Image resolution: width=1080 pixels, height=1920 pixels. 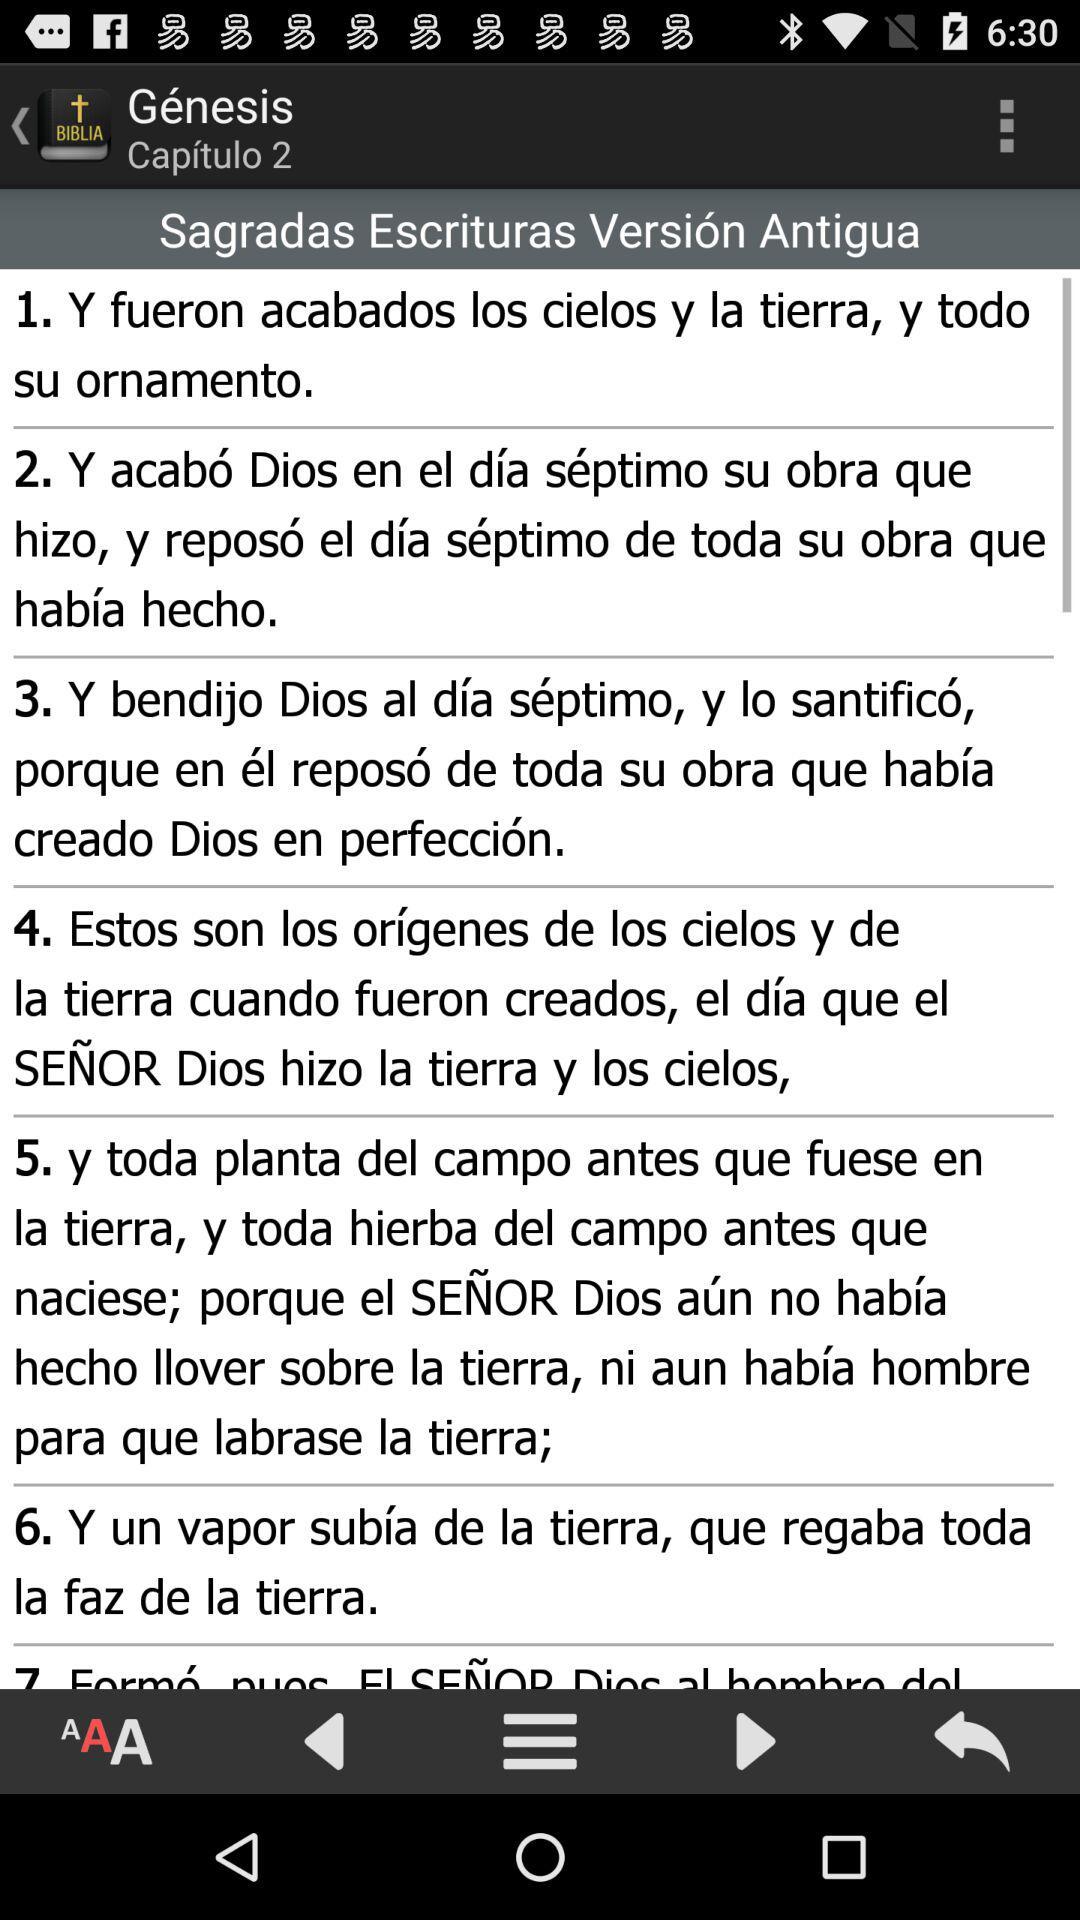 I want to click on the icon above the 1 y fueron, so click(x=540, y=229).